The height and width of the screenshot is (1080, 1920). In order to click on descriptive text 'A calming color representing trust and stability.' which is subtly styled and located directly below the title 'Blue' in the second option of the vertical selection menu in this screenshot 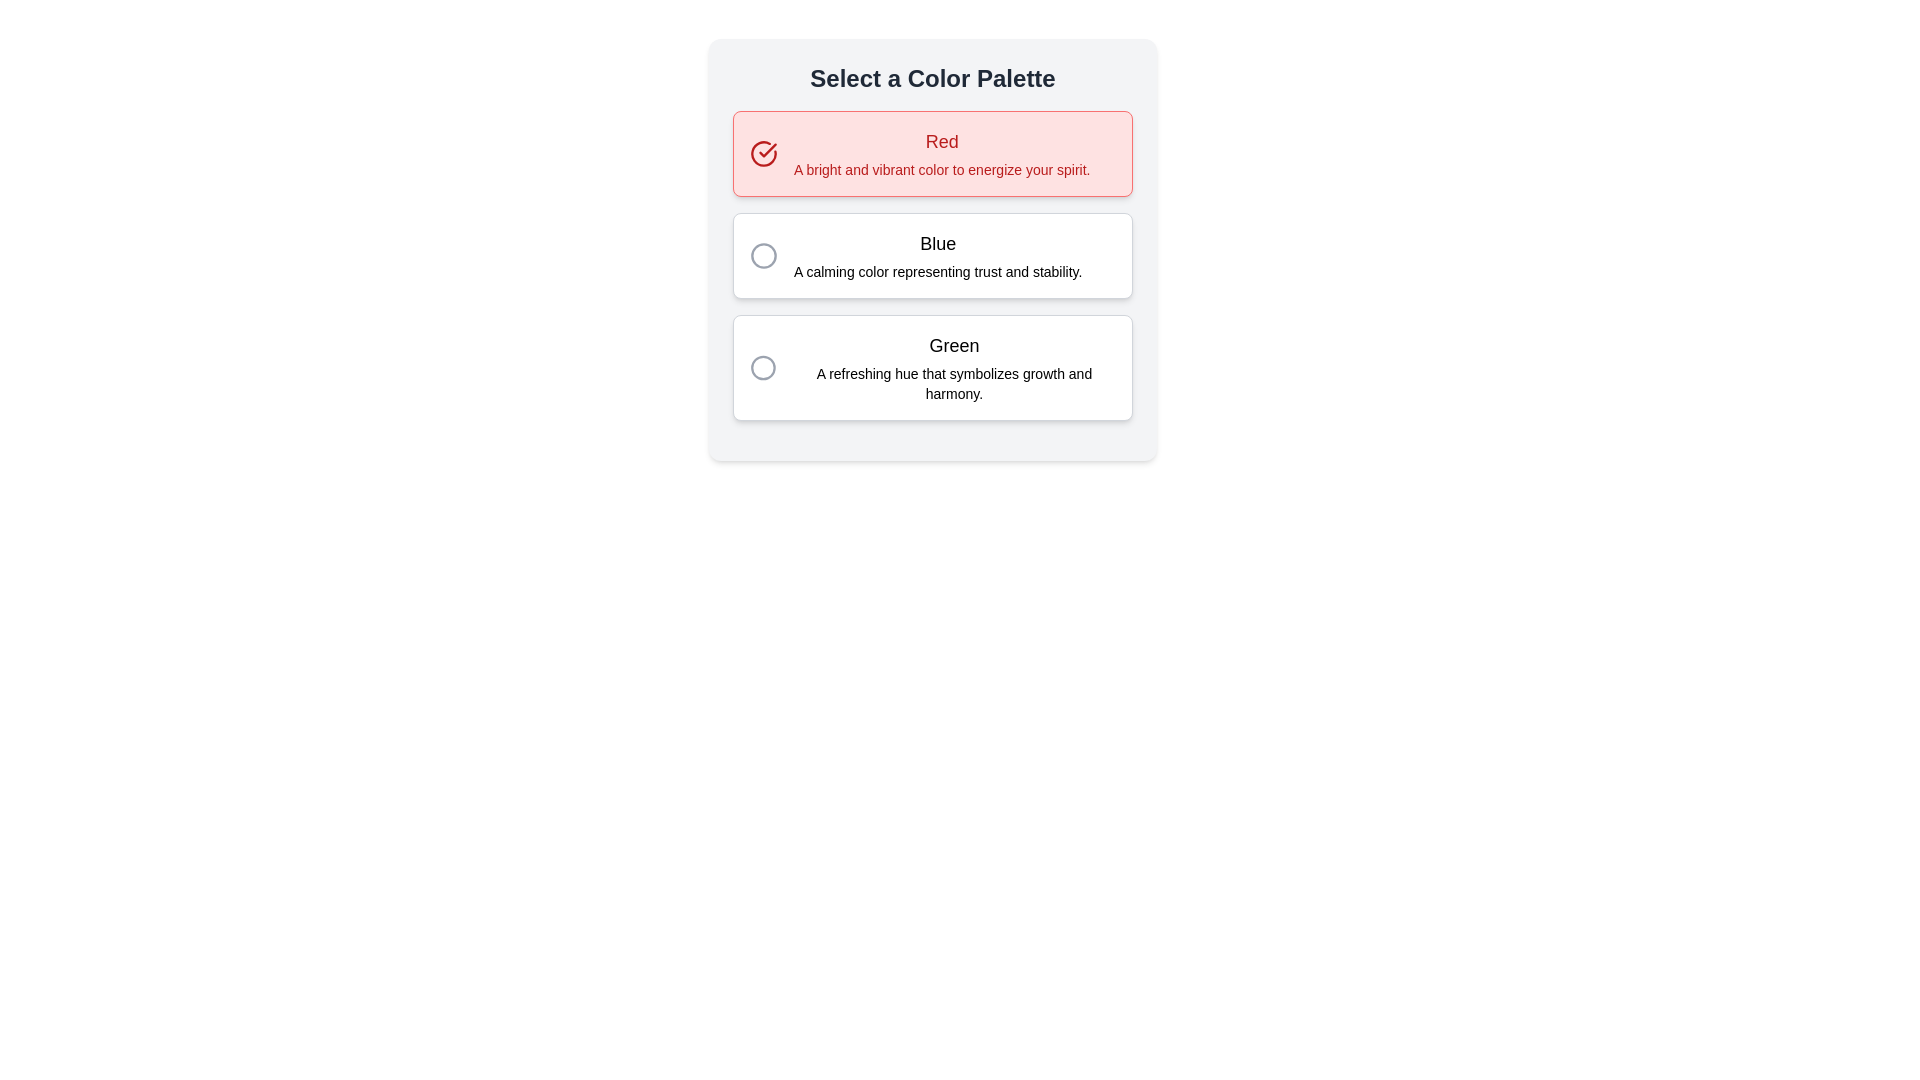, I will do `click(937, 272)`.